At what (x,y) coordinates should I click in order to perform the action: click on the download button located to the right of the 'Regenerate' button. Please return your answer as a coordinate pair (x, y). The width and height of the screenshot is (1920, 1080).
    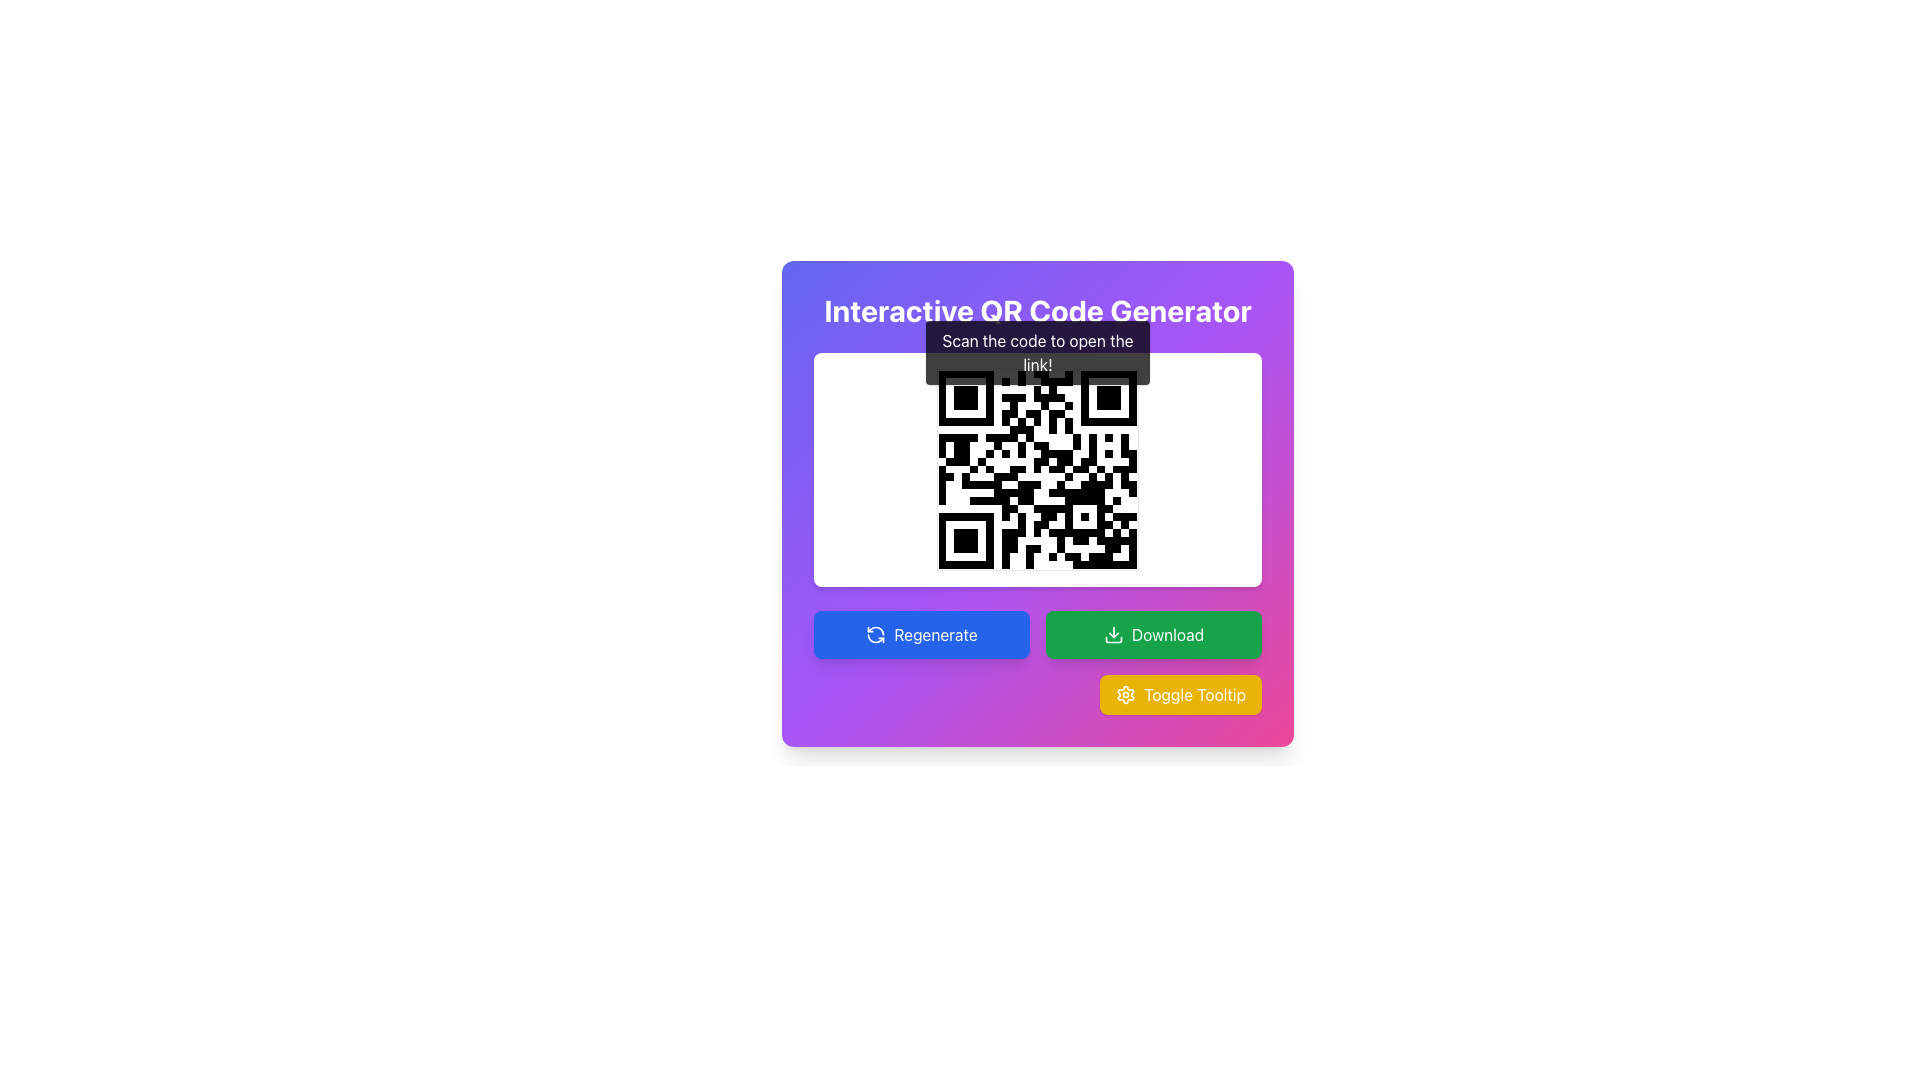
    Looking at the image, I should click on (1153, 635).